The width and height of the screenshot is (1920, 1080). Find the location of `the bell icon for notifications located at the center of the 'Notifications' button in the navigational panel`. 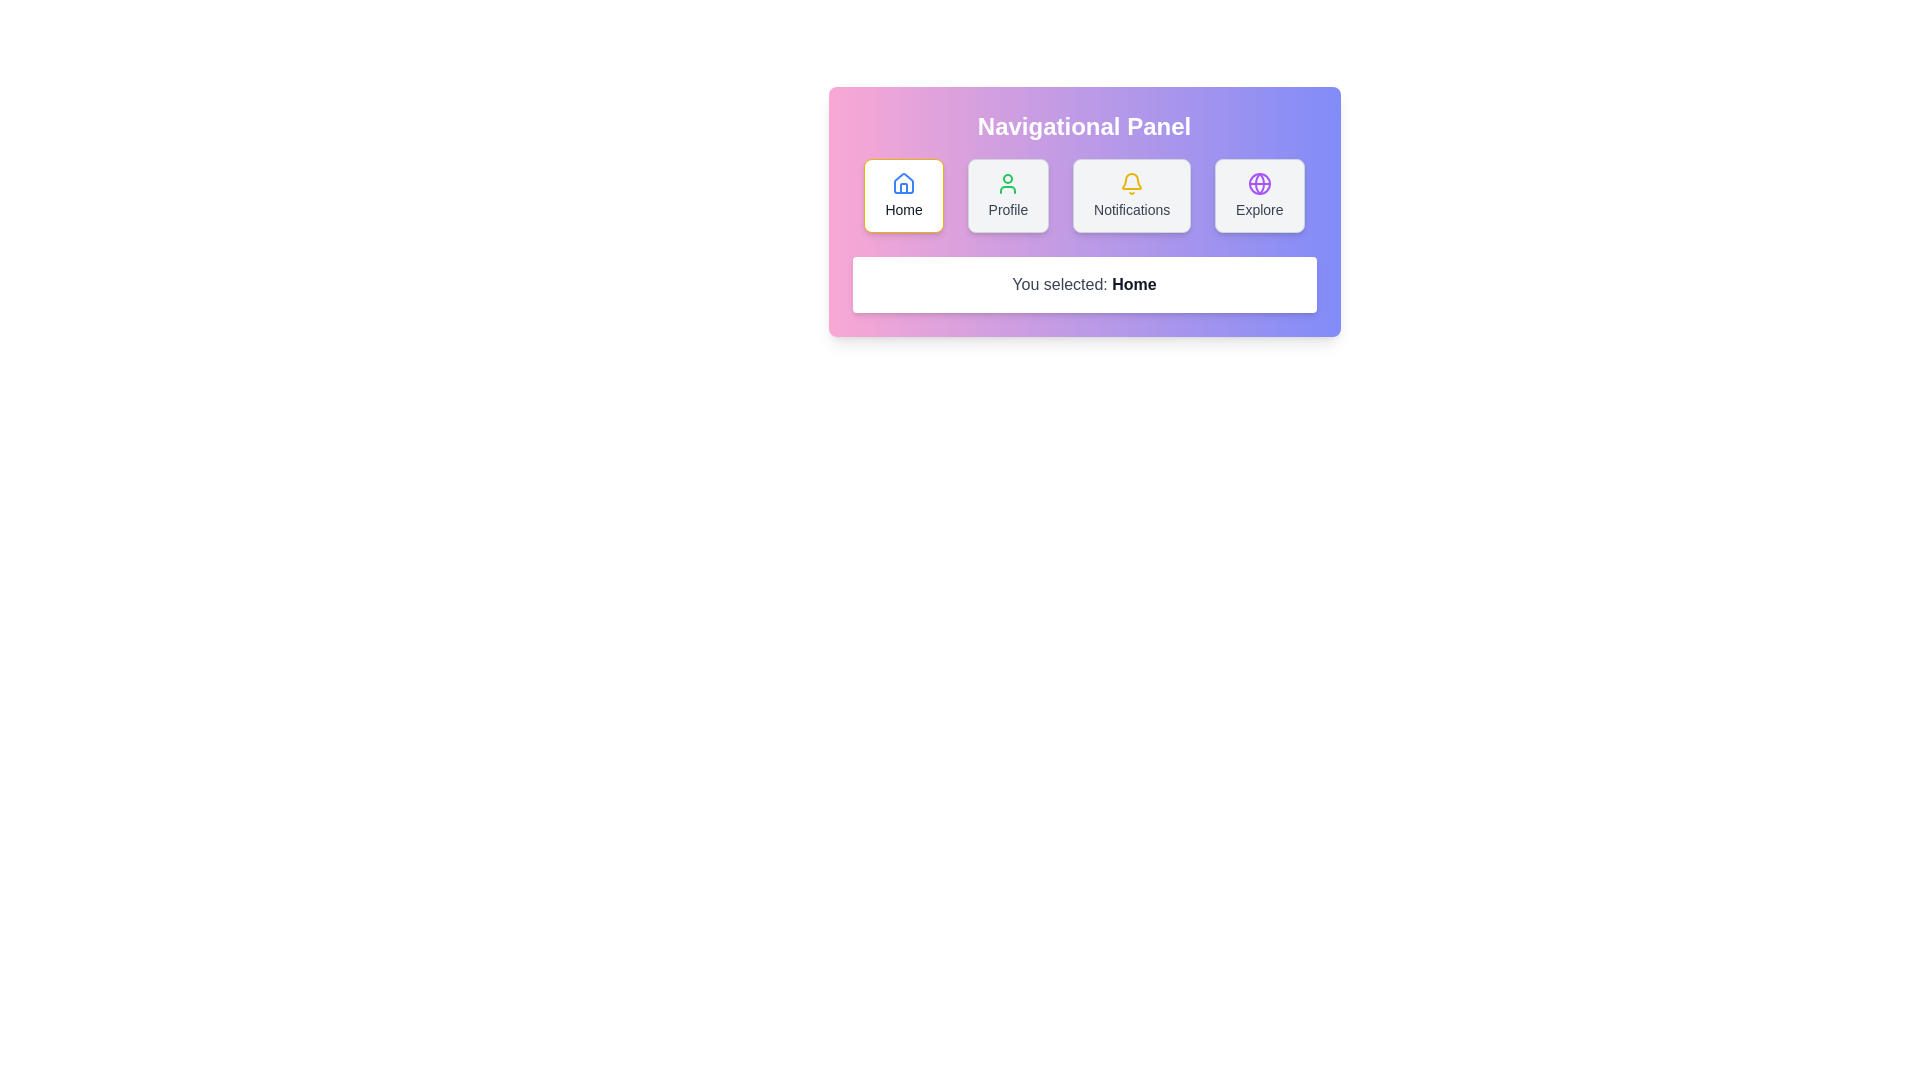

the bell icon for notifications located at the center of the 'Notifications' button in the navigational panel is located at coordinates (1132, 184).